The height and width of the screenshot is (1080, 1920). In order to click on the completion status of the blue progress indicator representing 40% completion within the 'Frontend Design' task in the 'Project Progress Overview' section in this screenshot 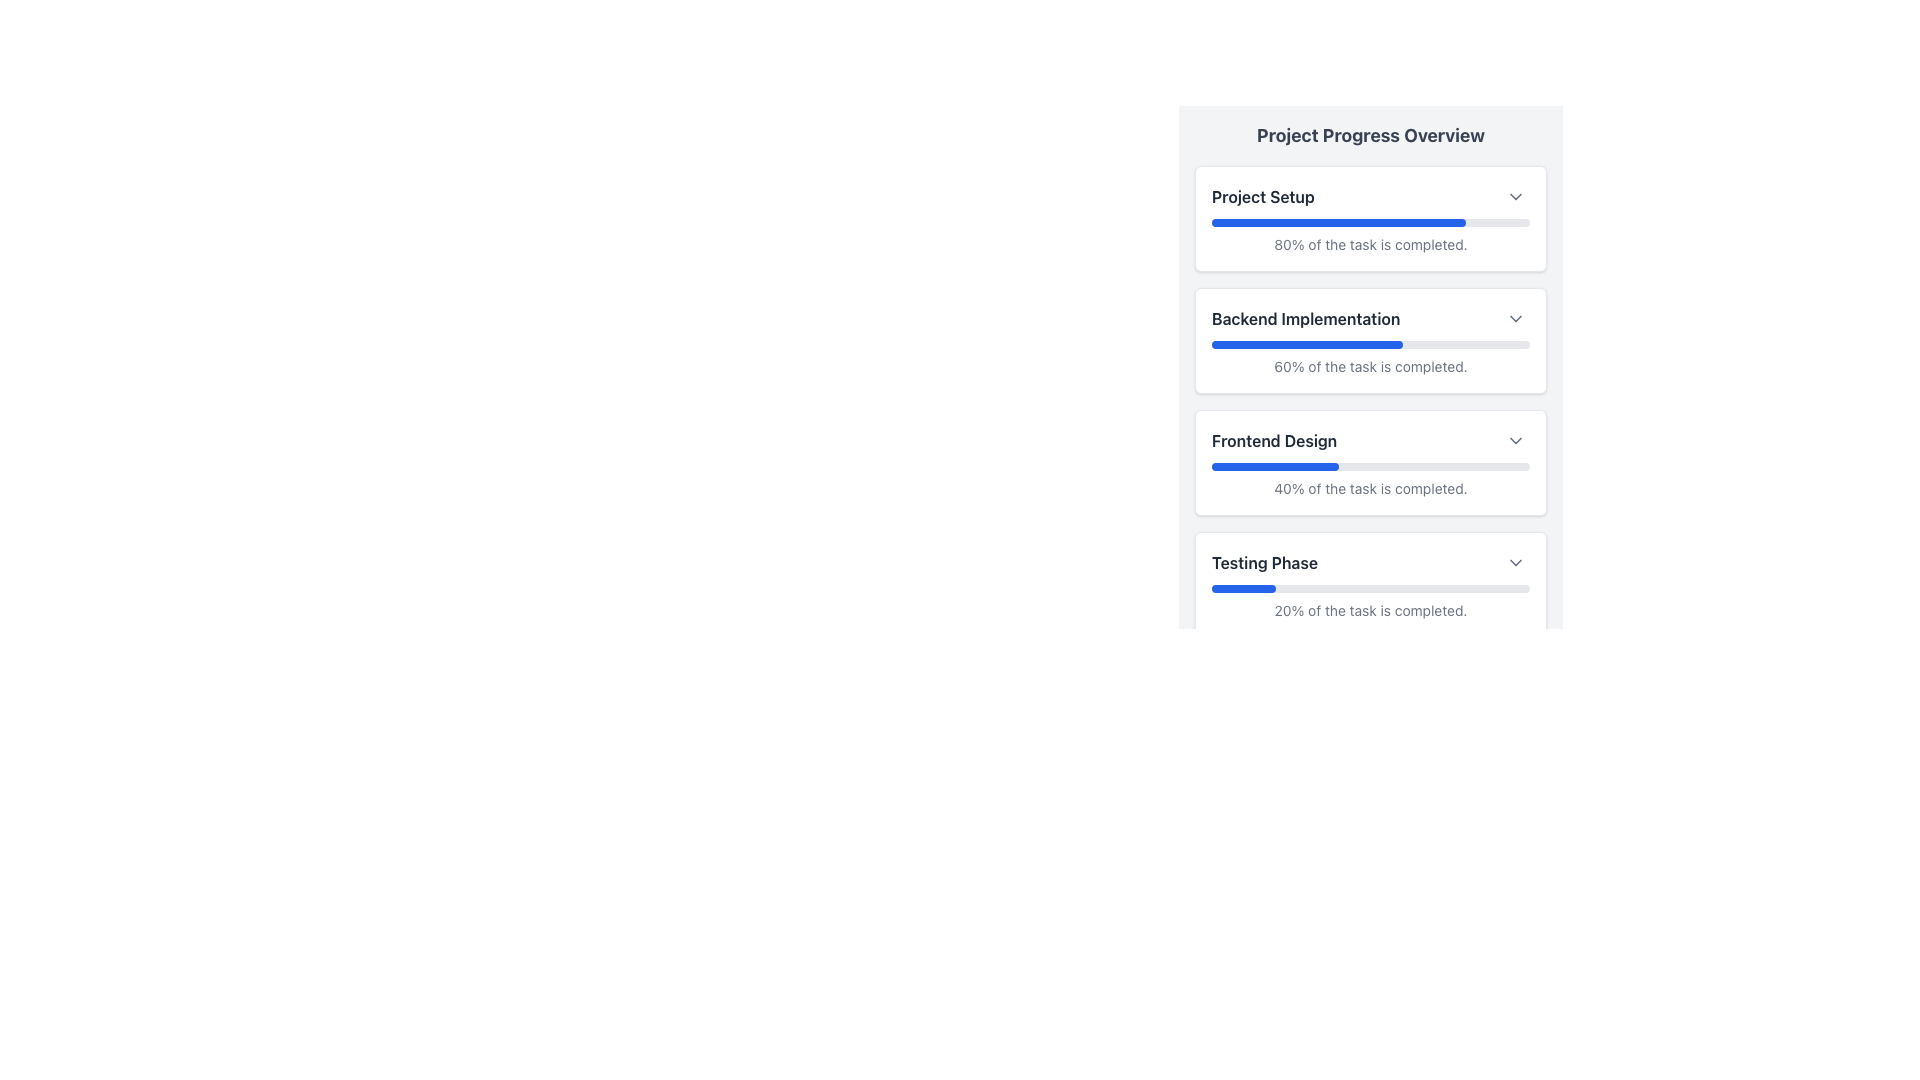, I will do `click(1274, 466)`.